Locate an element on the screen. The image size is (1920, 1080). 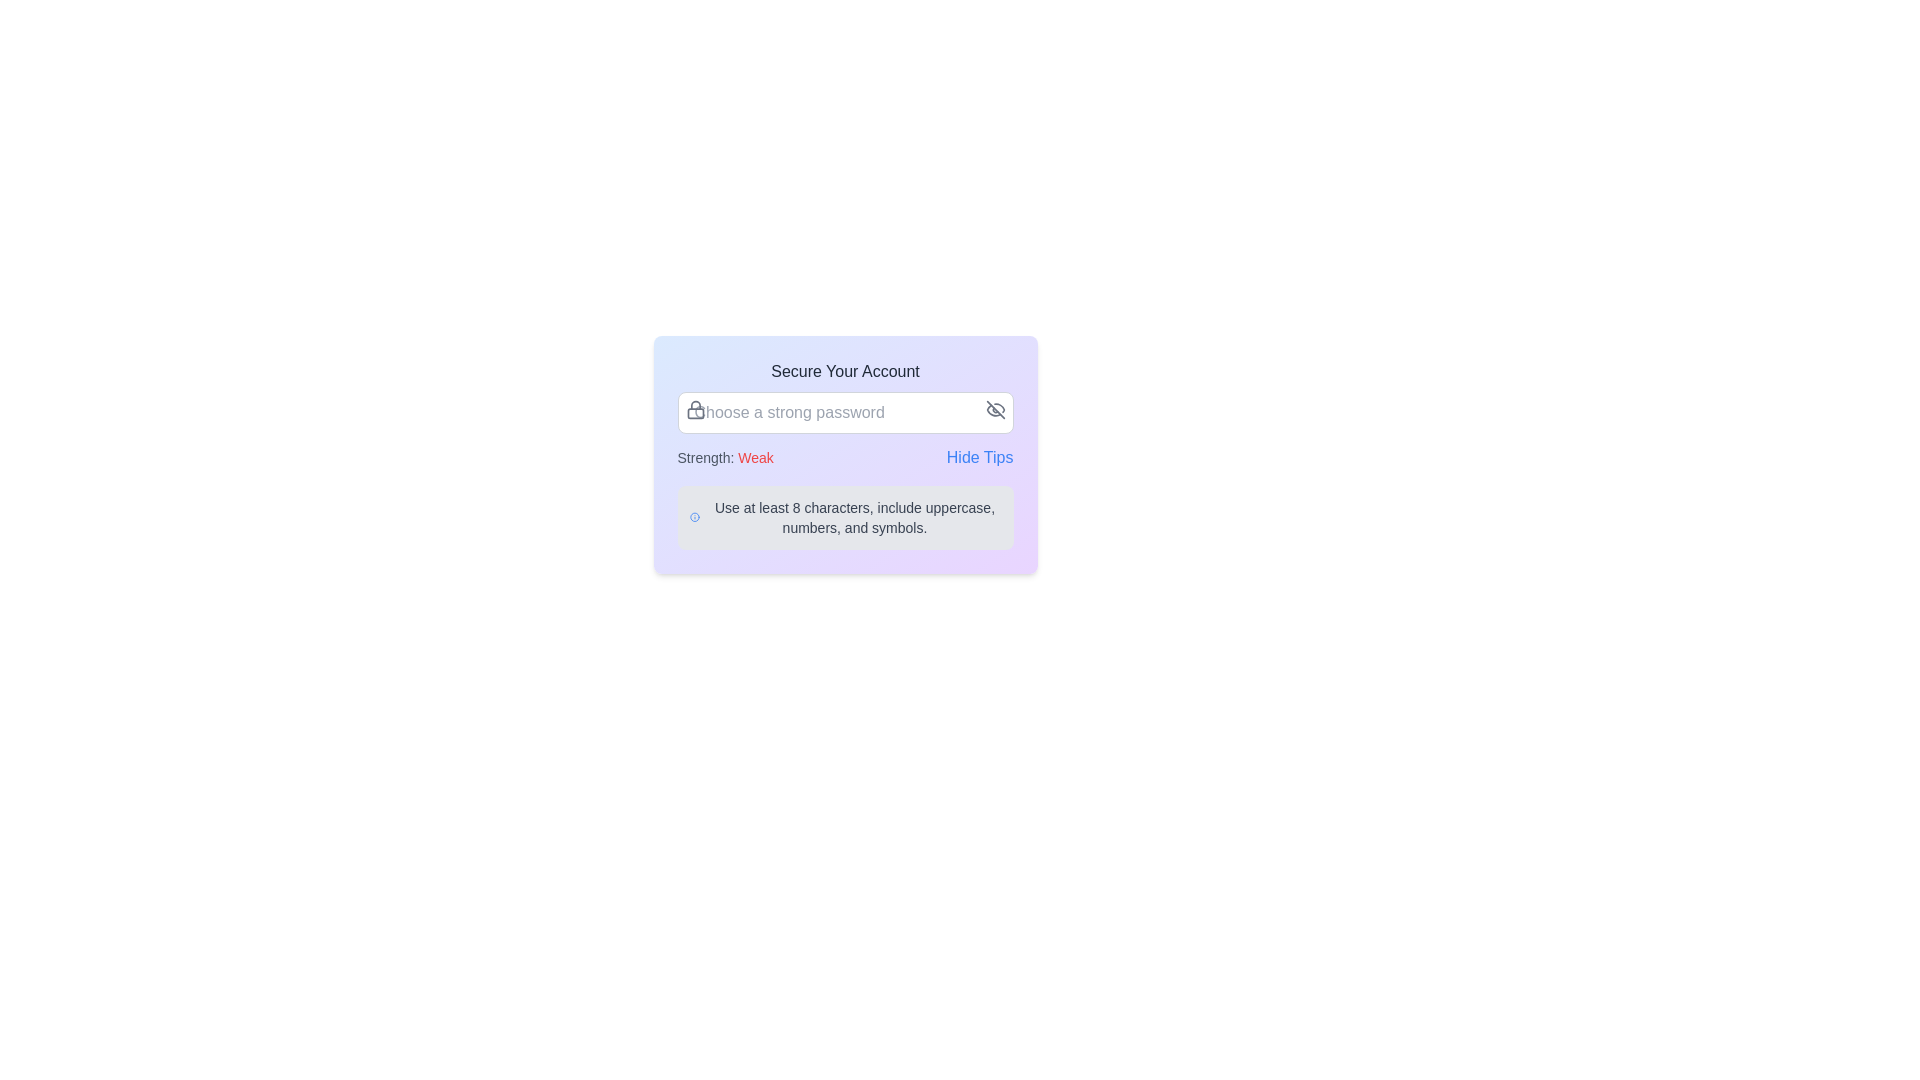
the text label displaying 'Weak' in red color, which indicates a weak status, positioned within the 'Strength: Weak' label is located at coordinates (752, 458).